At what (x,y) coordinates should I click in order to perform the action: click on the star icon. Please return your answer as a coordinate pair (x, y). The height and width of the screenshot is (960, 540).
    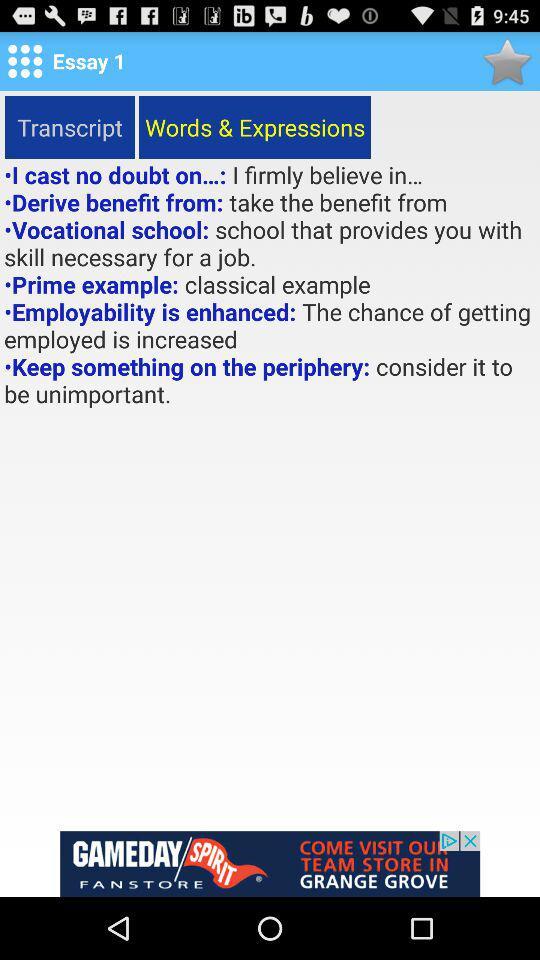
    Looking at the image, I should click on (507, 65).